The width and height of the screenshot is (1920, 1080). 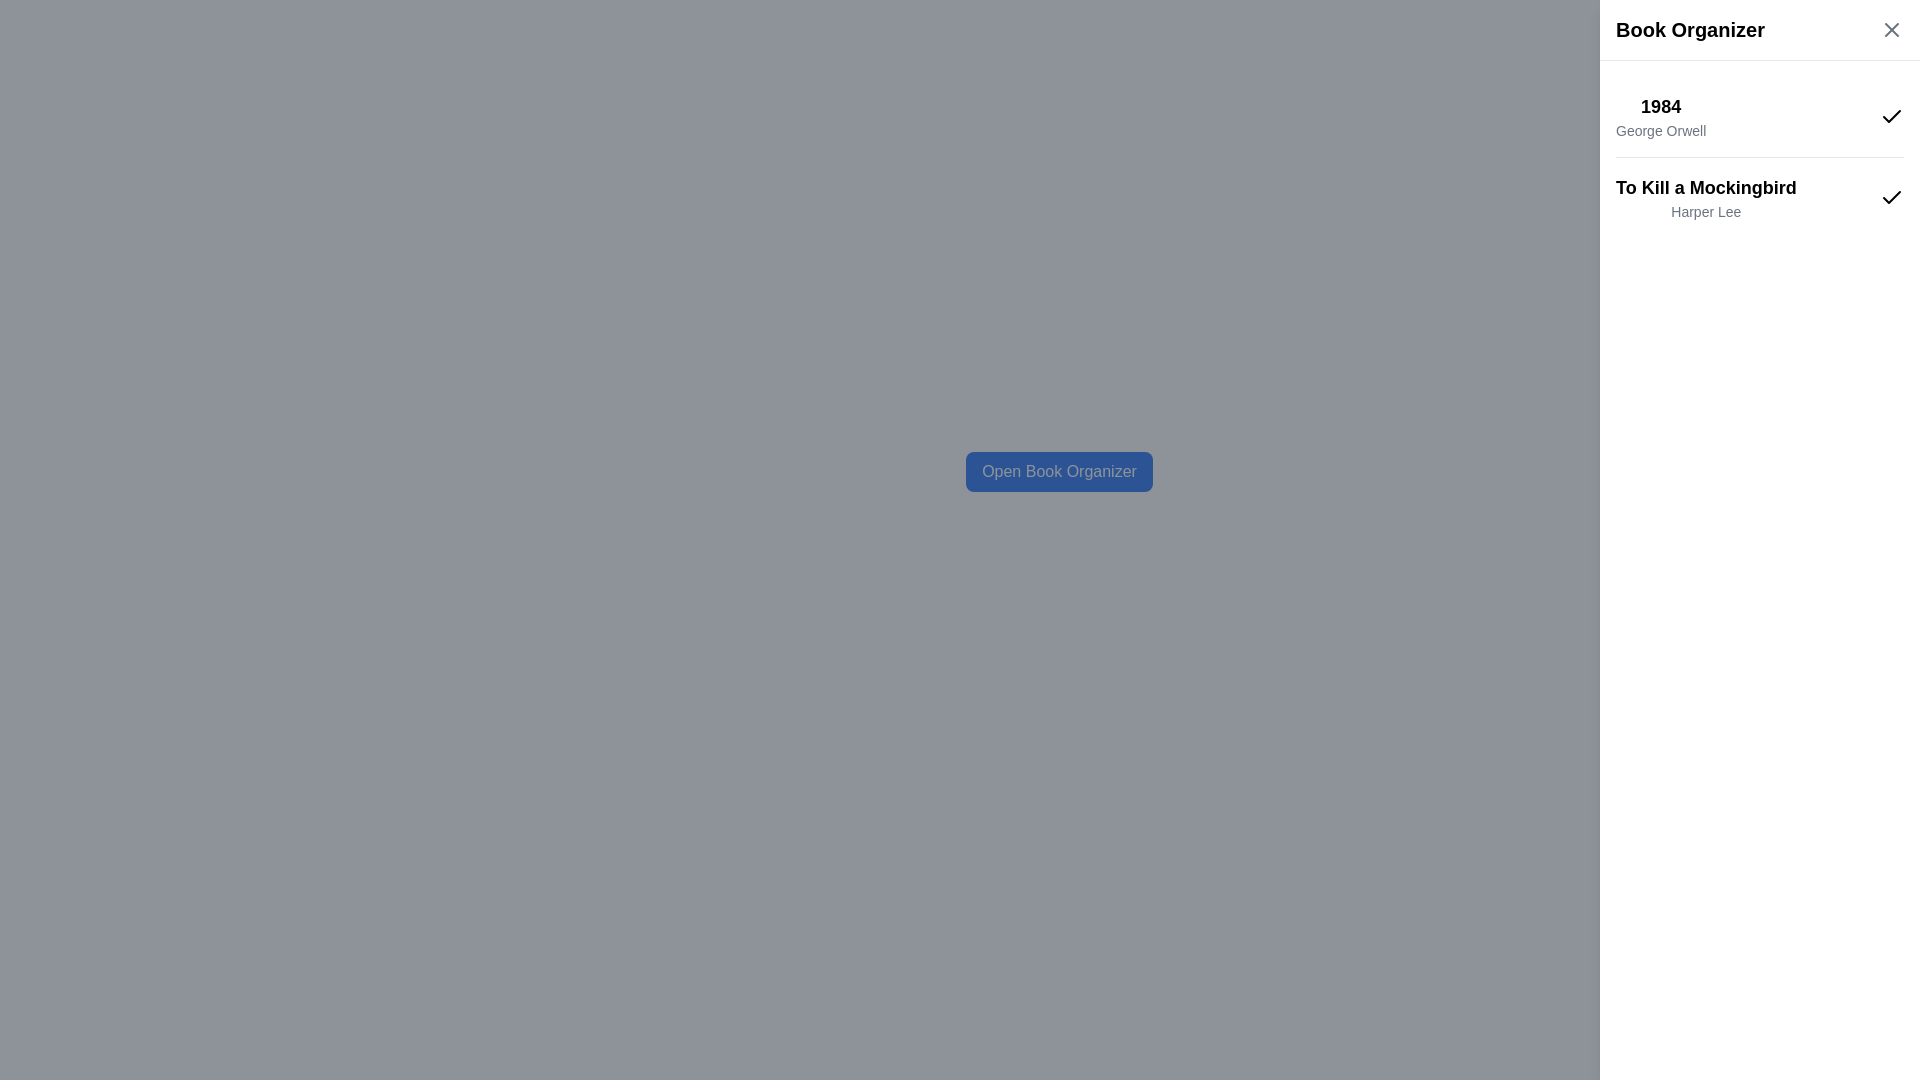 What do you see at coordinates (1760, 197) in the screenshot?
I see `the list item displaying 'To Kill a Mockingbird' by Harper Lee` at bounding box center [1760, 197].